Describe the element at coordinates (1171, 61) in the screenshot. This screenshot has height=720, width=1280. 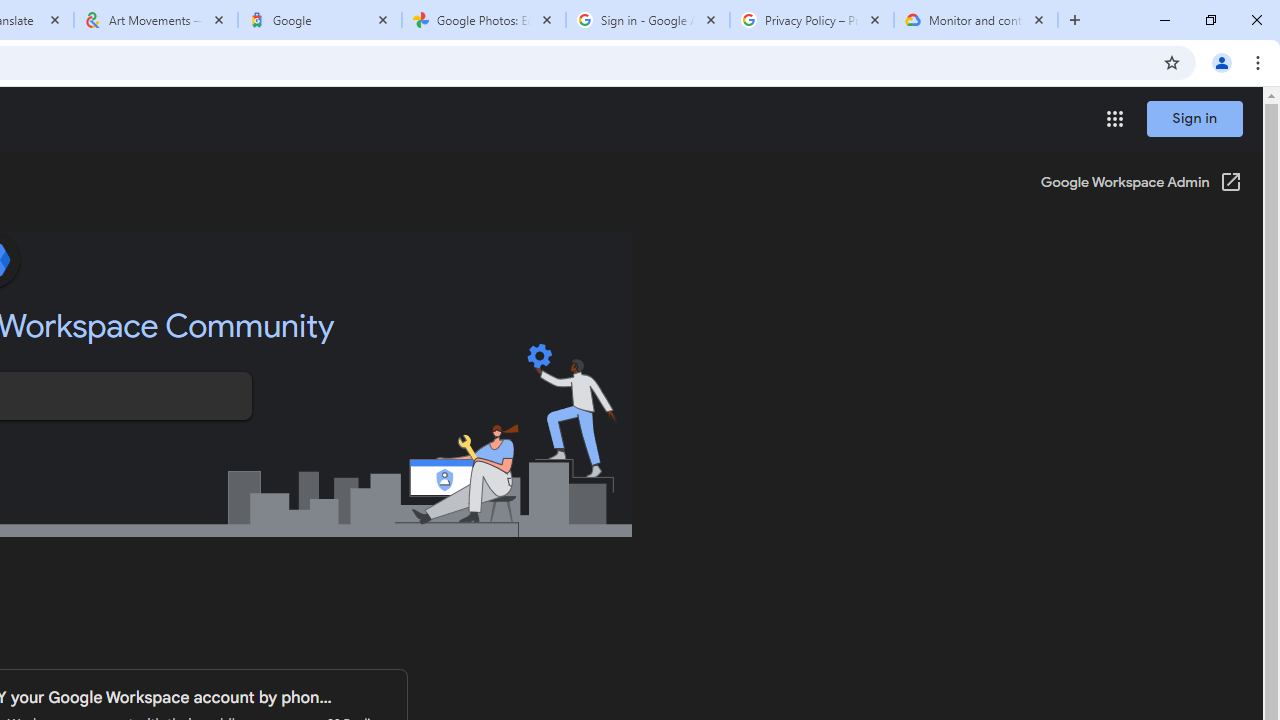
I see `'Bookmark this tab'` at that location.